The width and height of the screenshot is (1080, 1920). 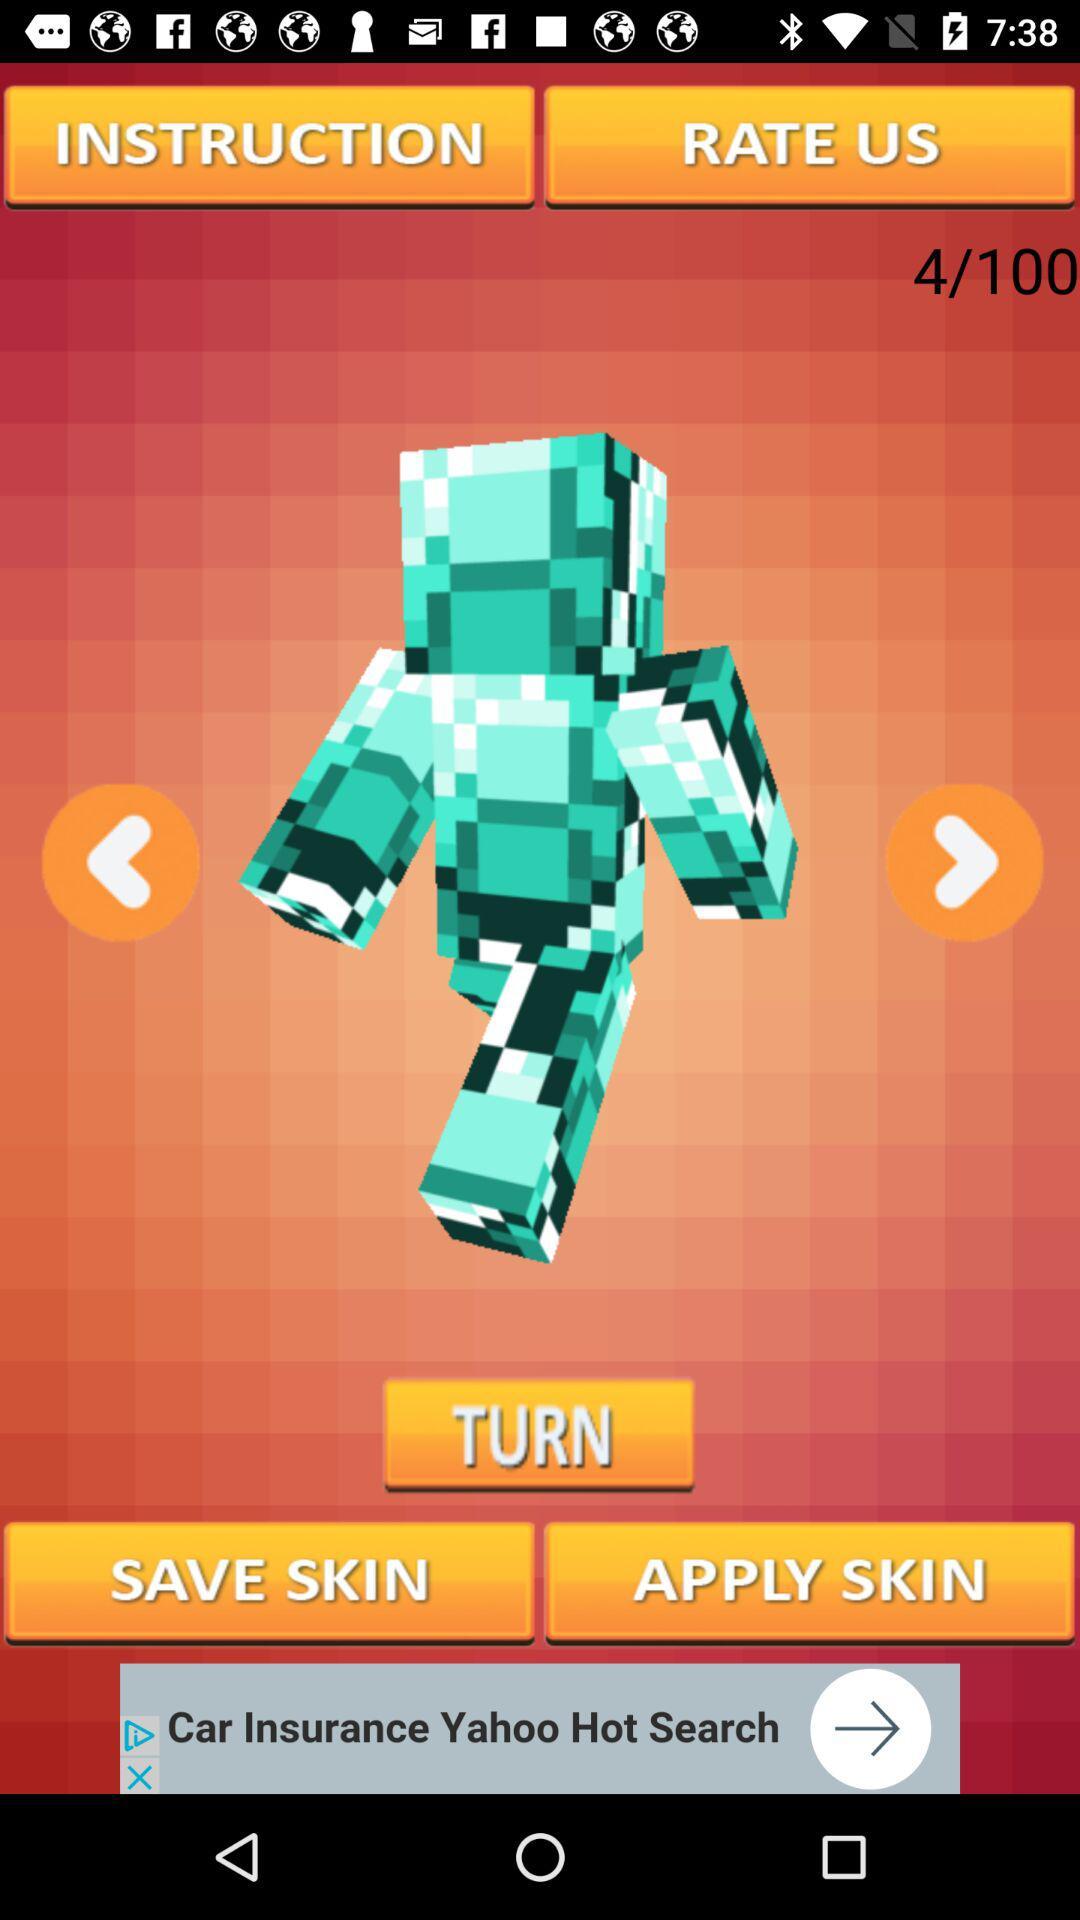 I want to click on next, so click(x=960, y=862).